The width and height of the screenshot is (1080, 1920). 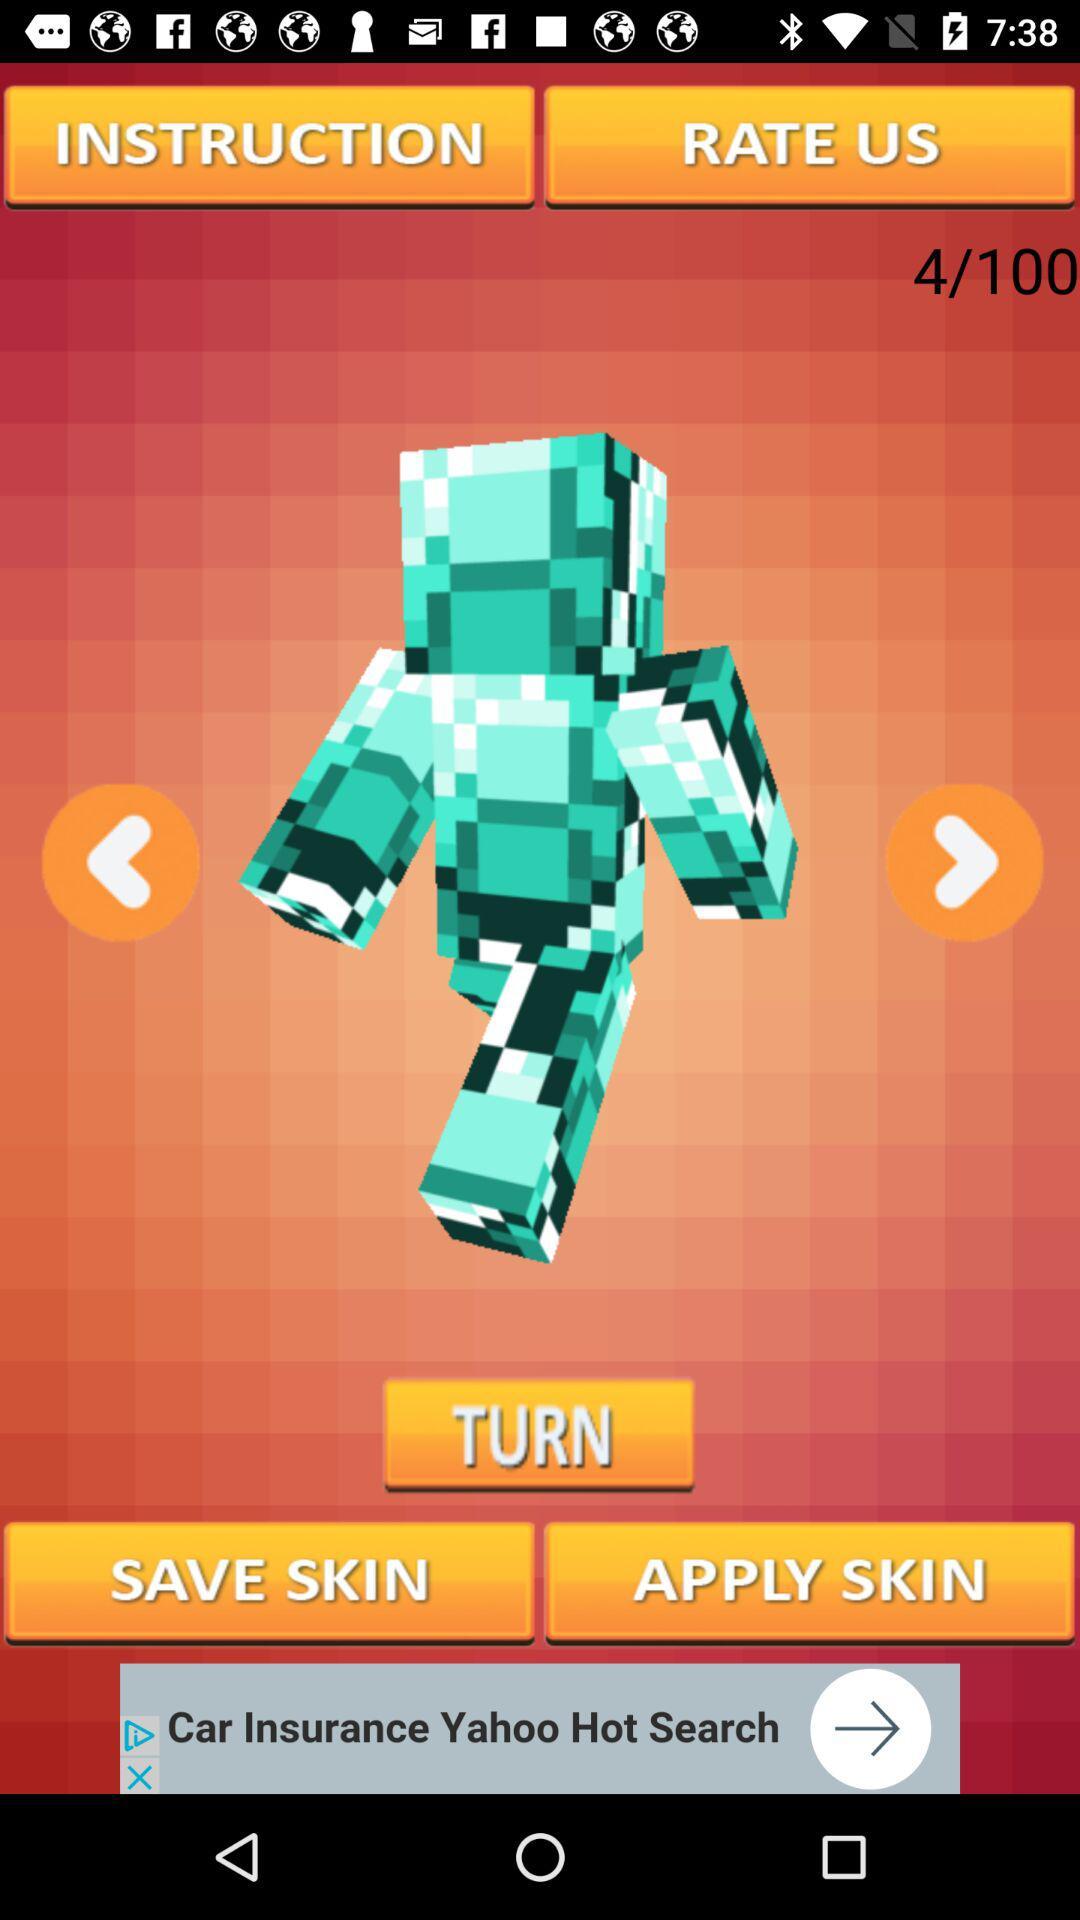 I want to click on next, so click(x=960, y=862).